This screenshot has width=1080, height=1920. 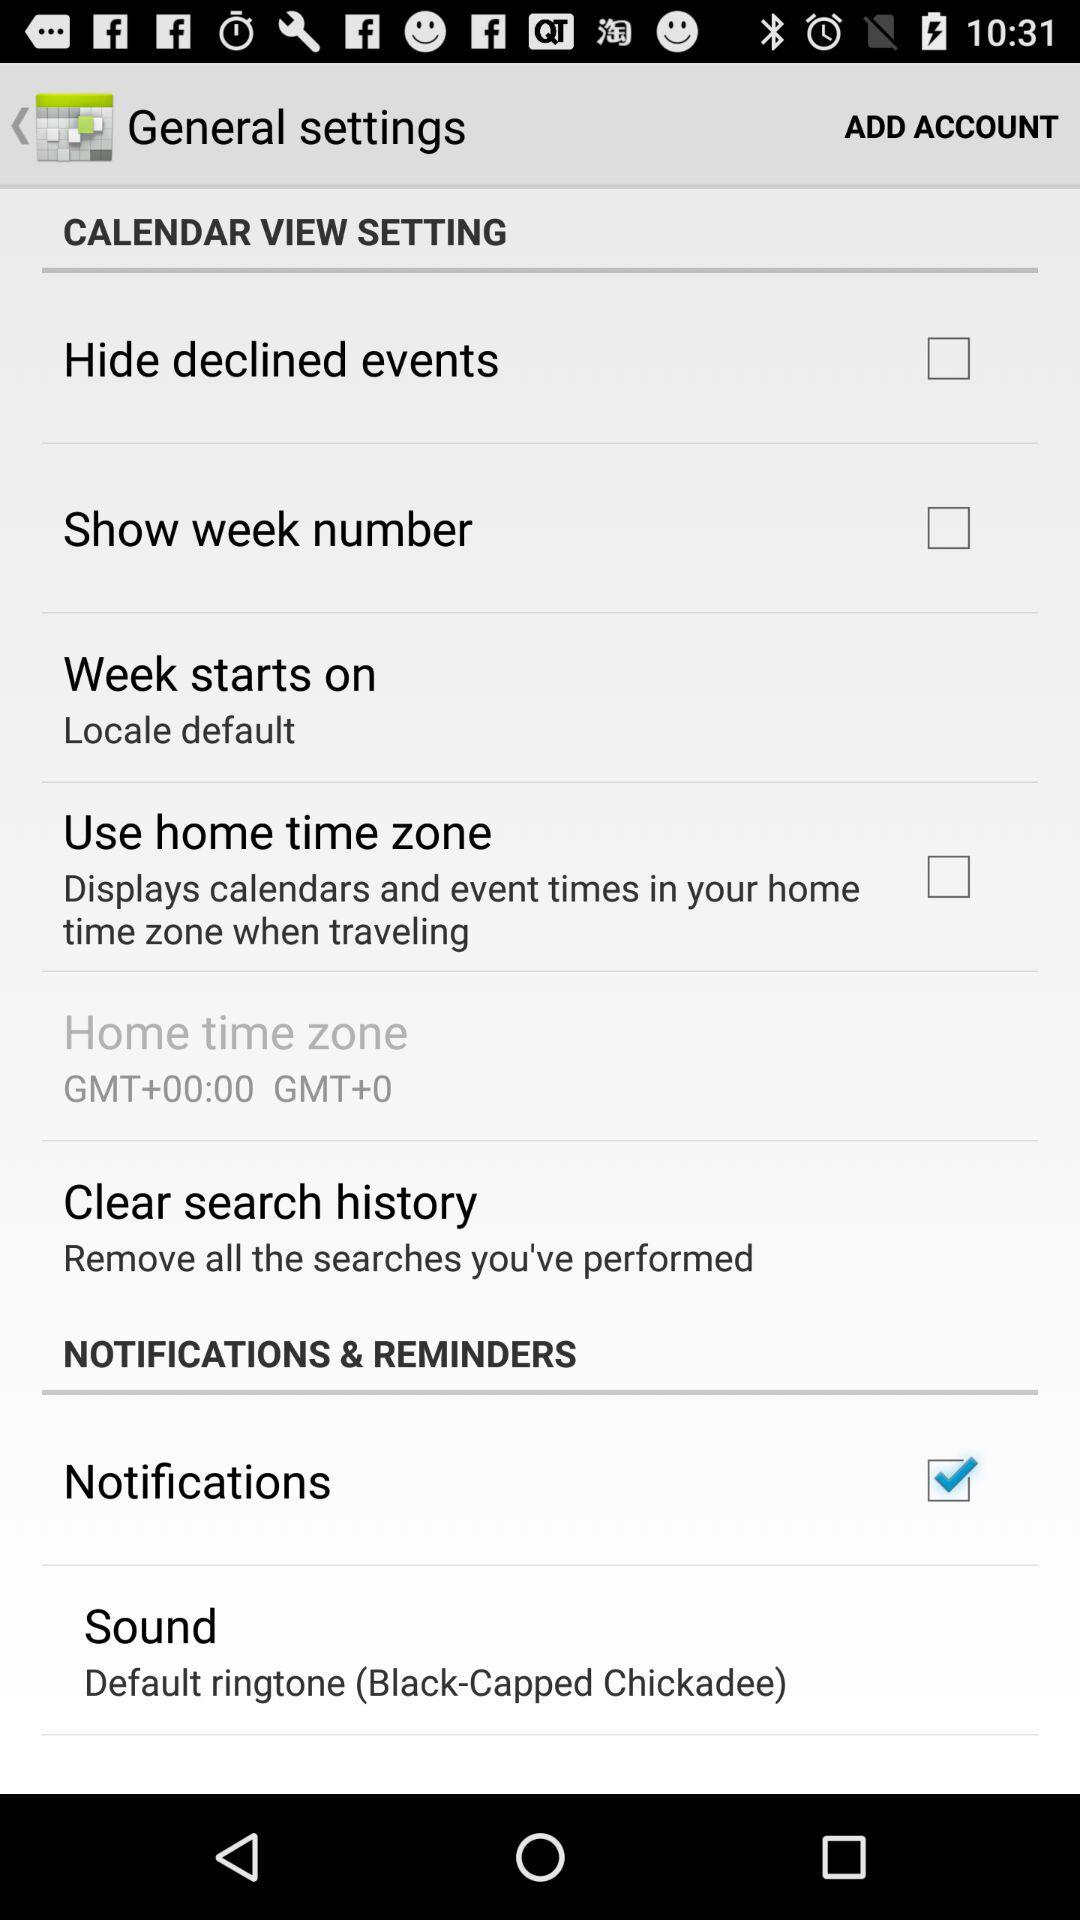 What do you see at coordinates (434, 1680) in the screenshot?
I see `app below the sound item` at bounding box center [434, 1680].